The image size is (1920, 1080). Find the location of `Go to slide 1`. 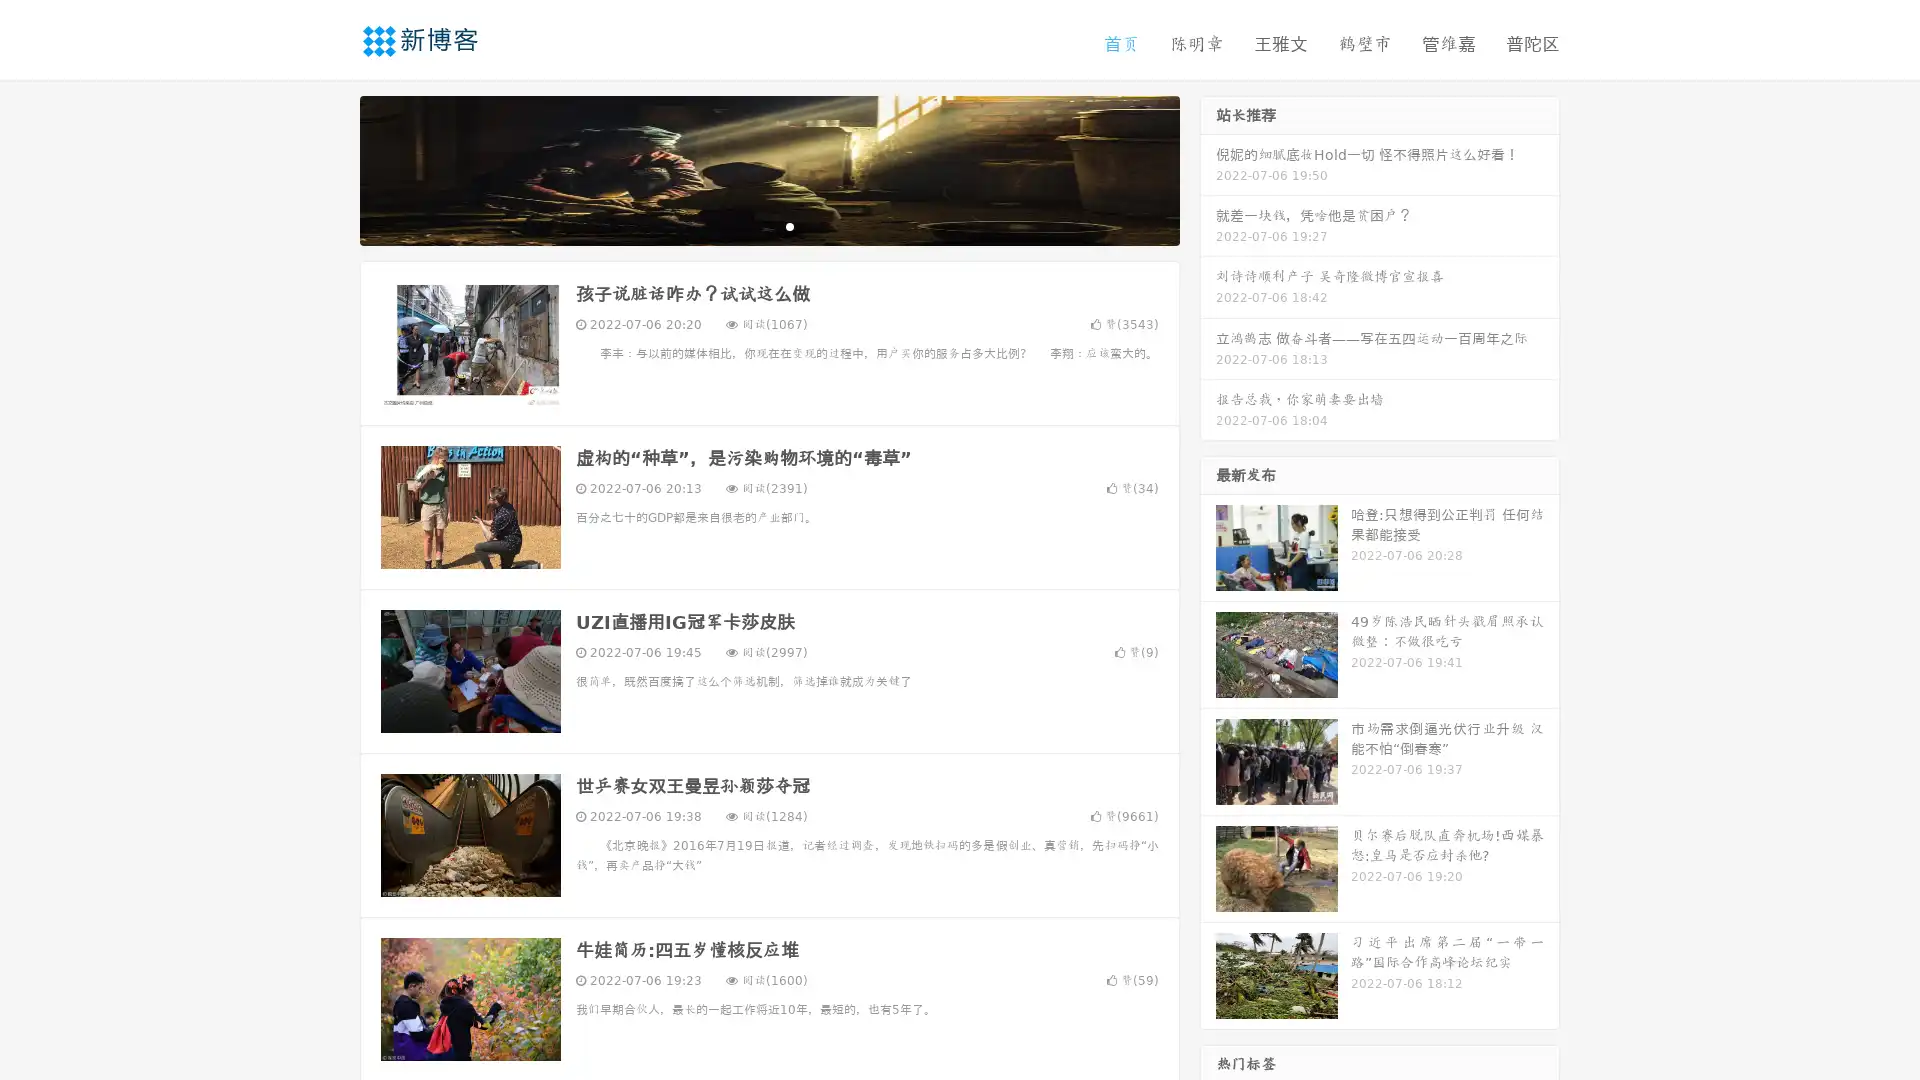

Go to slide 1 is located at coordinates (748, 225).